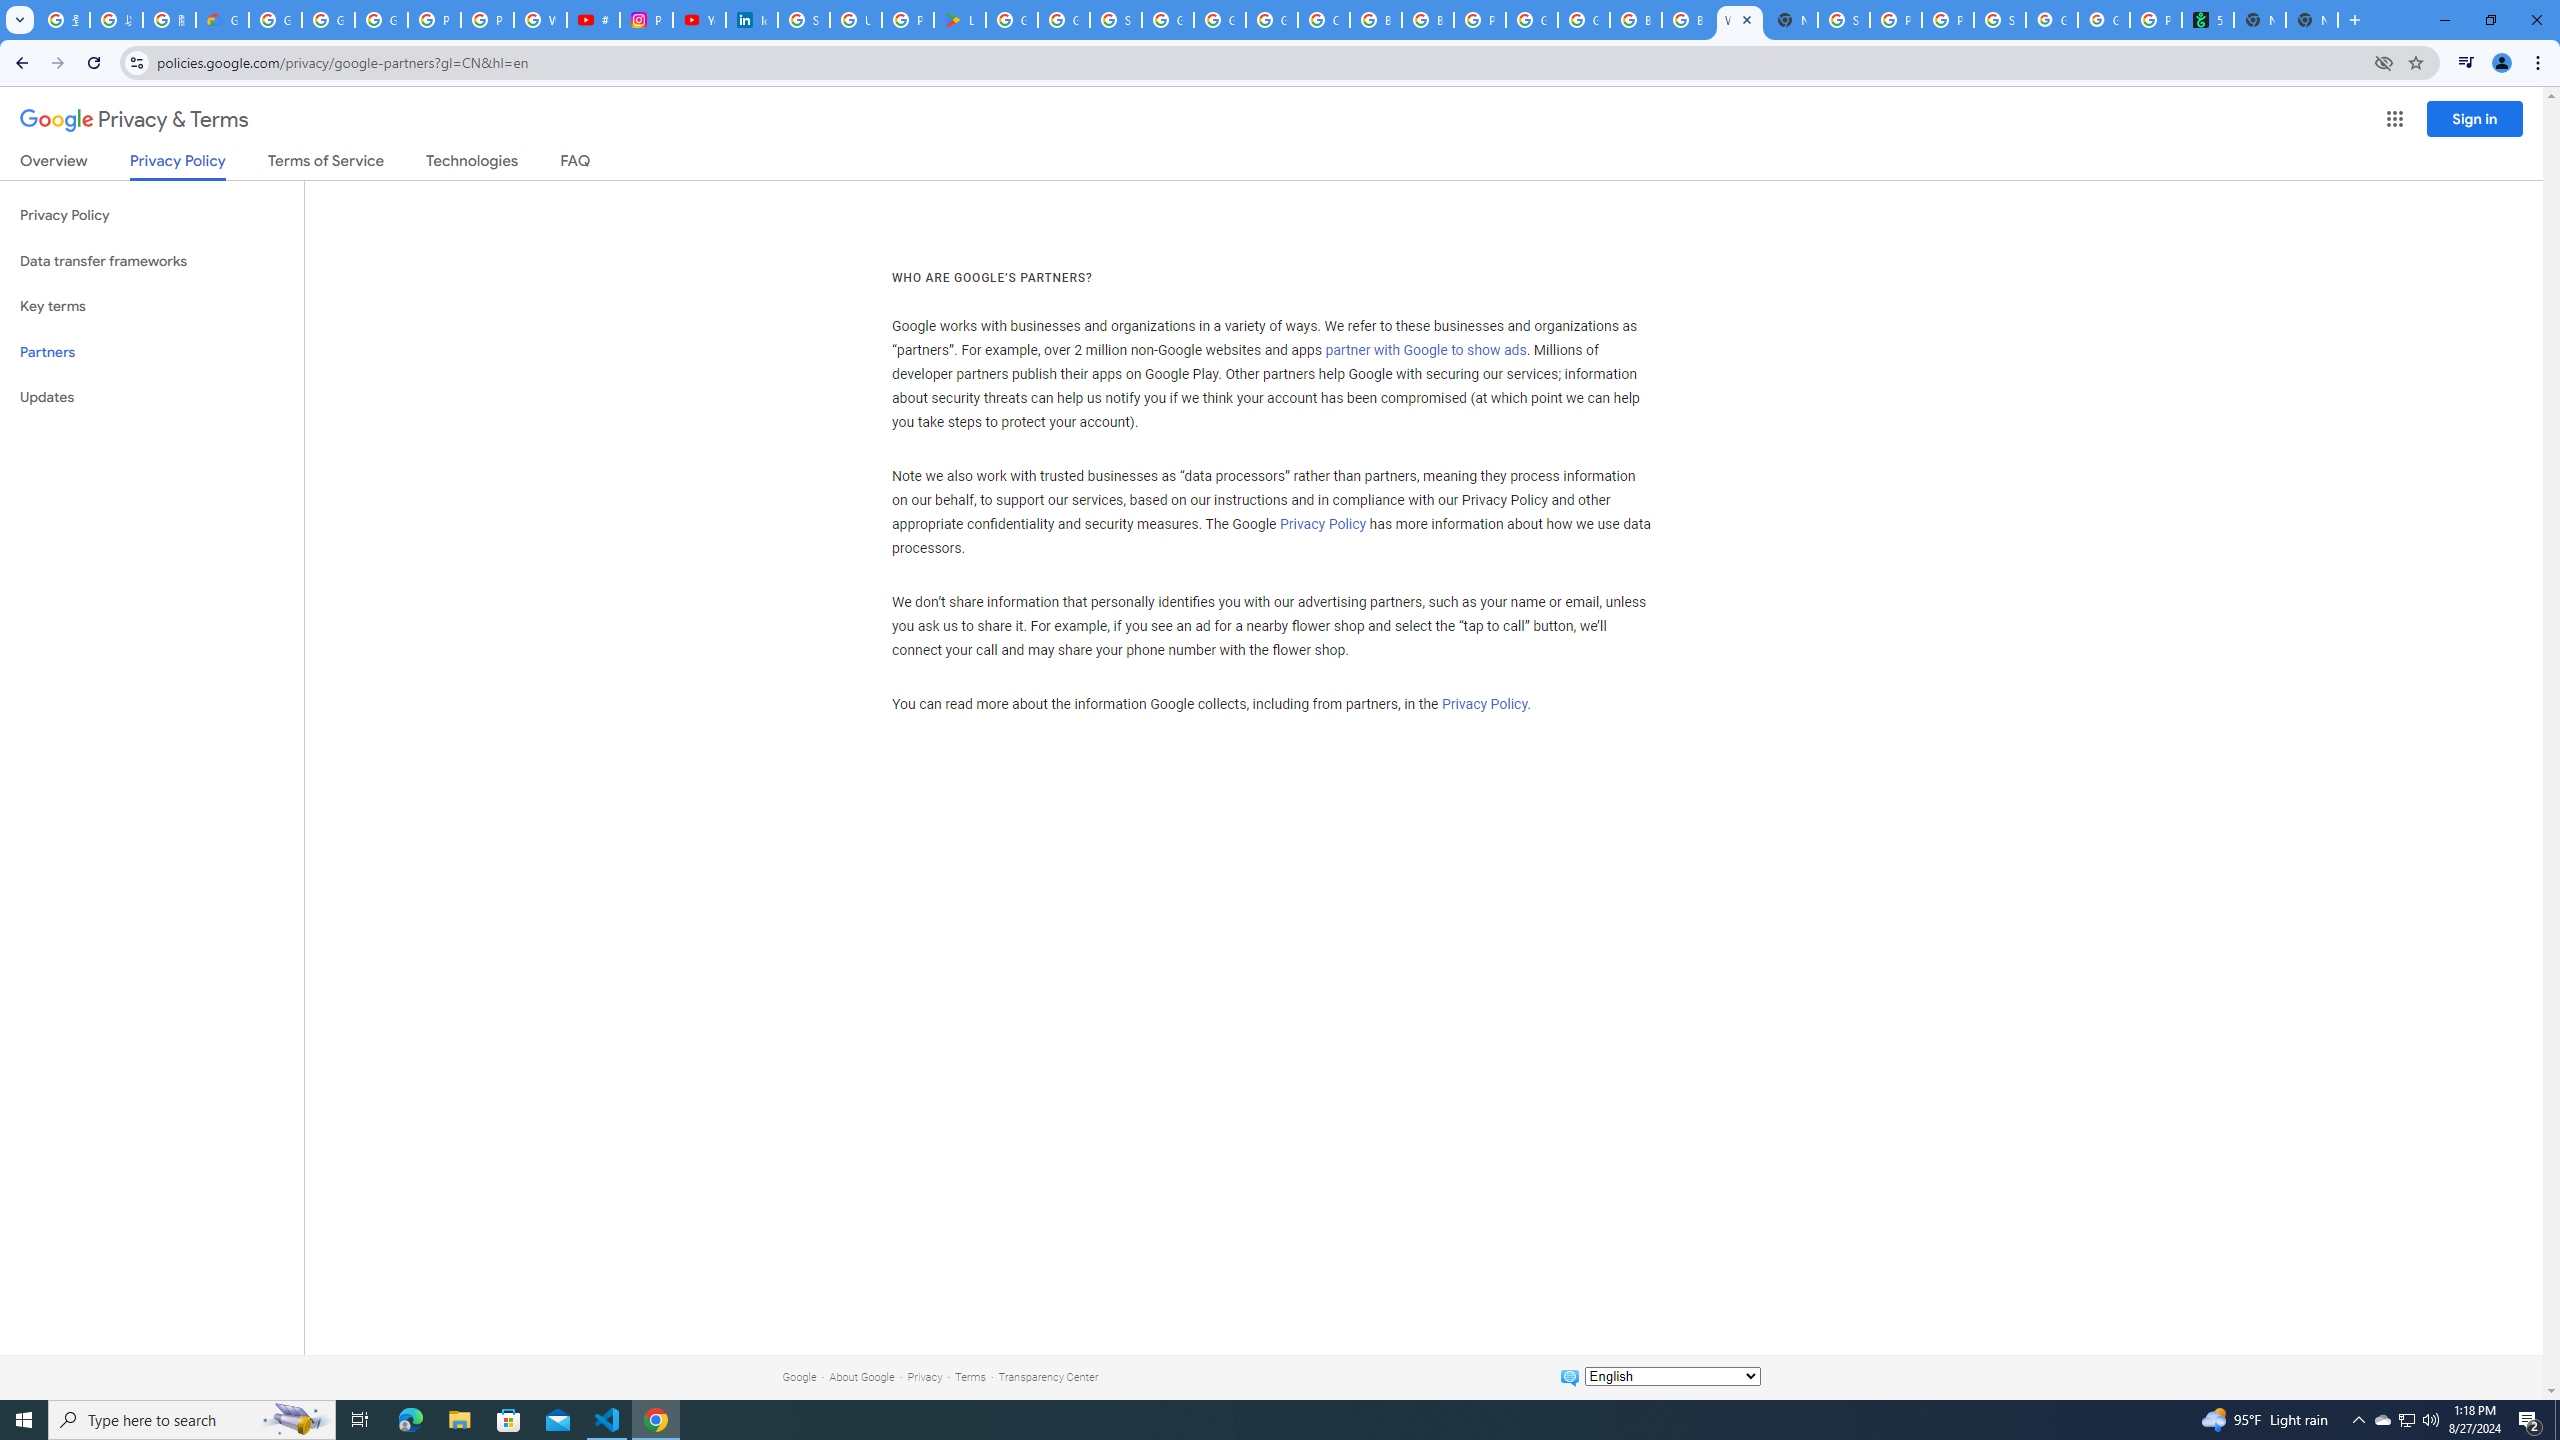 The width and height of the screenshot is (2560, 1440). What do you see at coordinates (970, 1376) in the screenshot?
I see `'Terms'` at bounding box center [970, 1376].